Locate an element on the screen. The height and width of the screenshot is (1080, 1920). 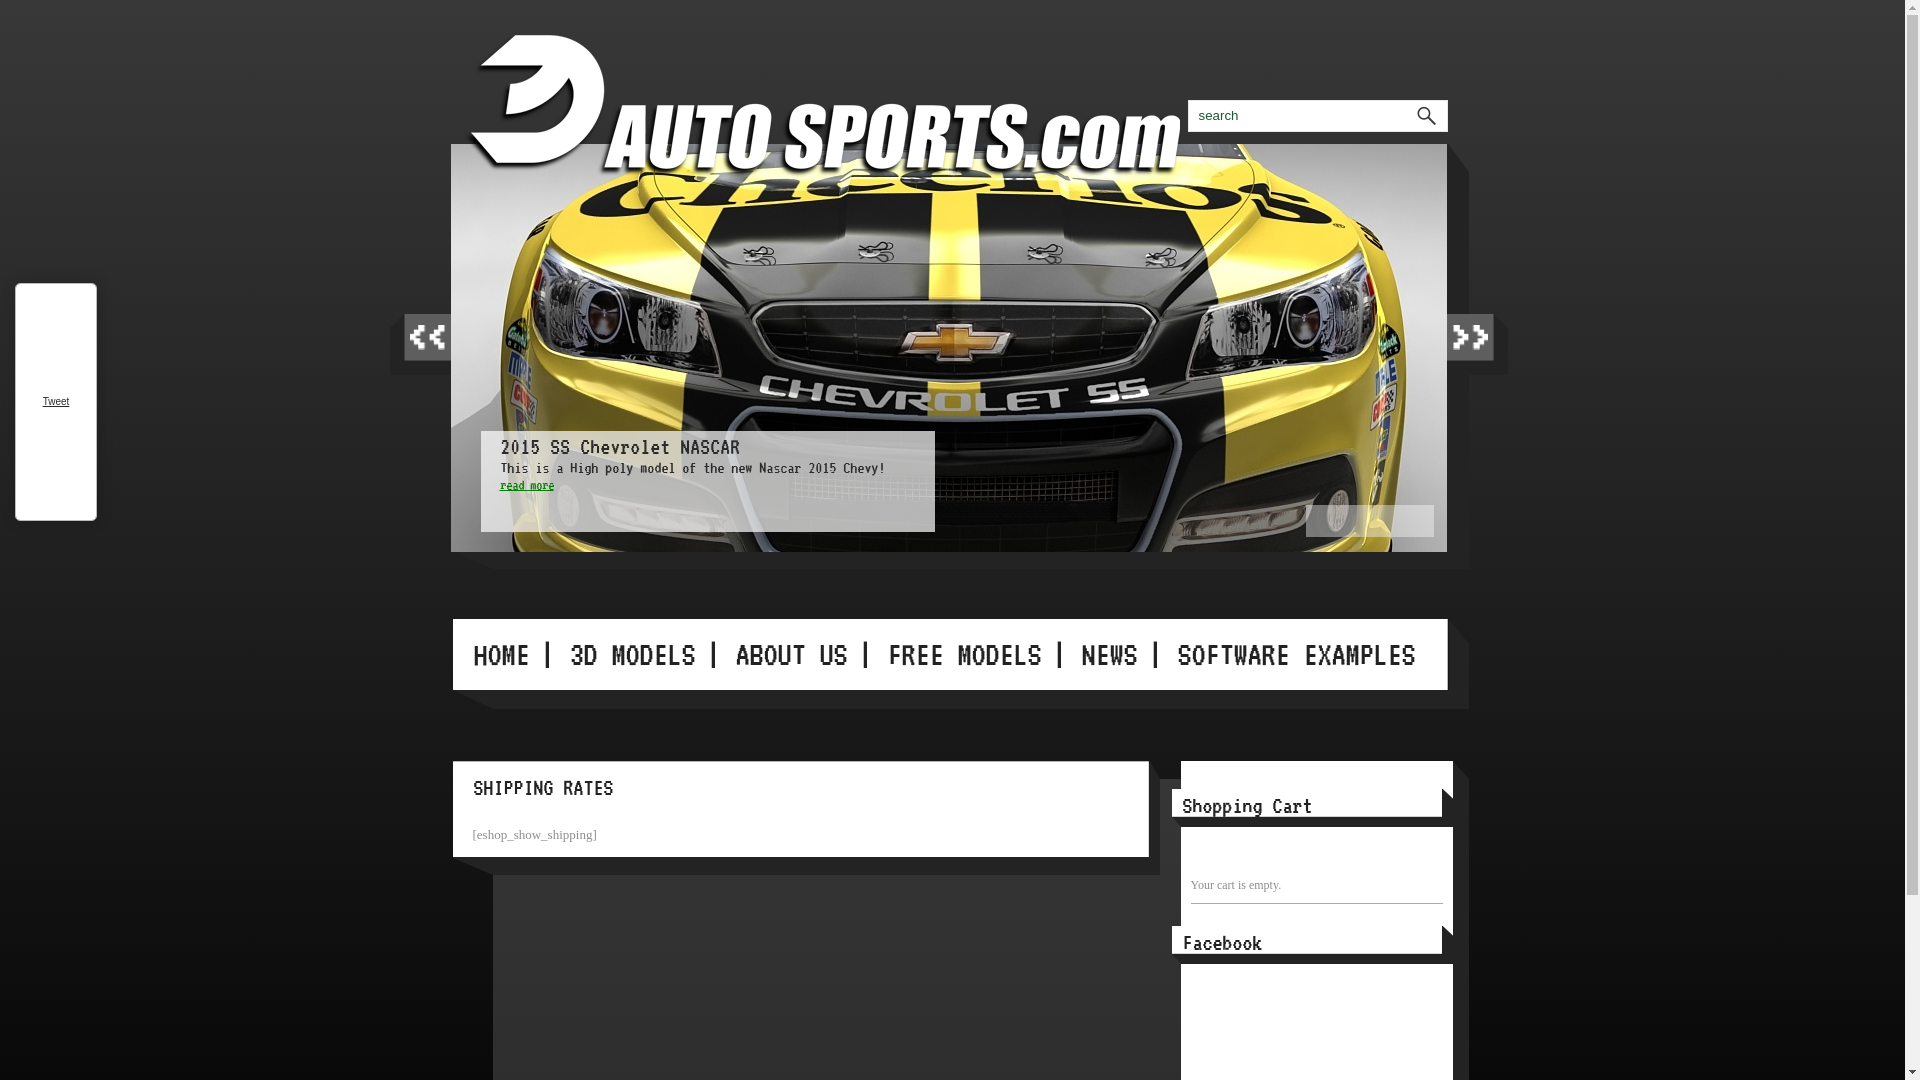
'3D MODELS' is located at coordinates (629, 654).